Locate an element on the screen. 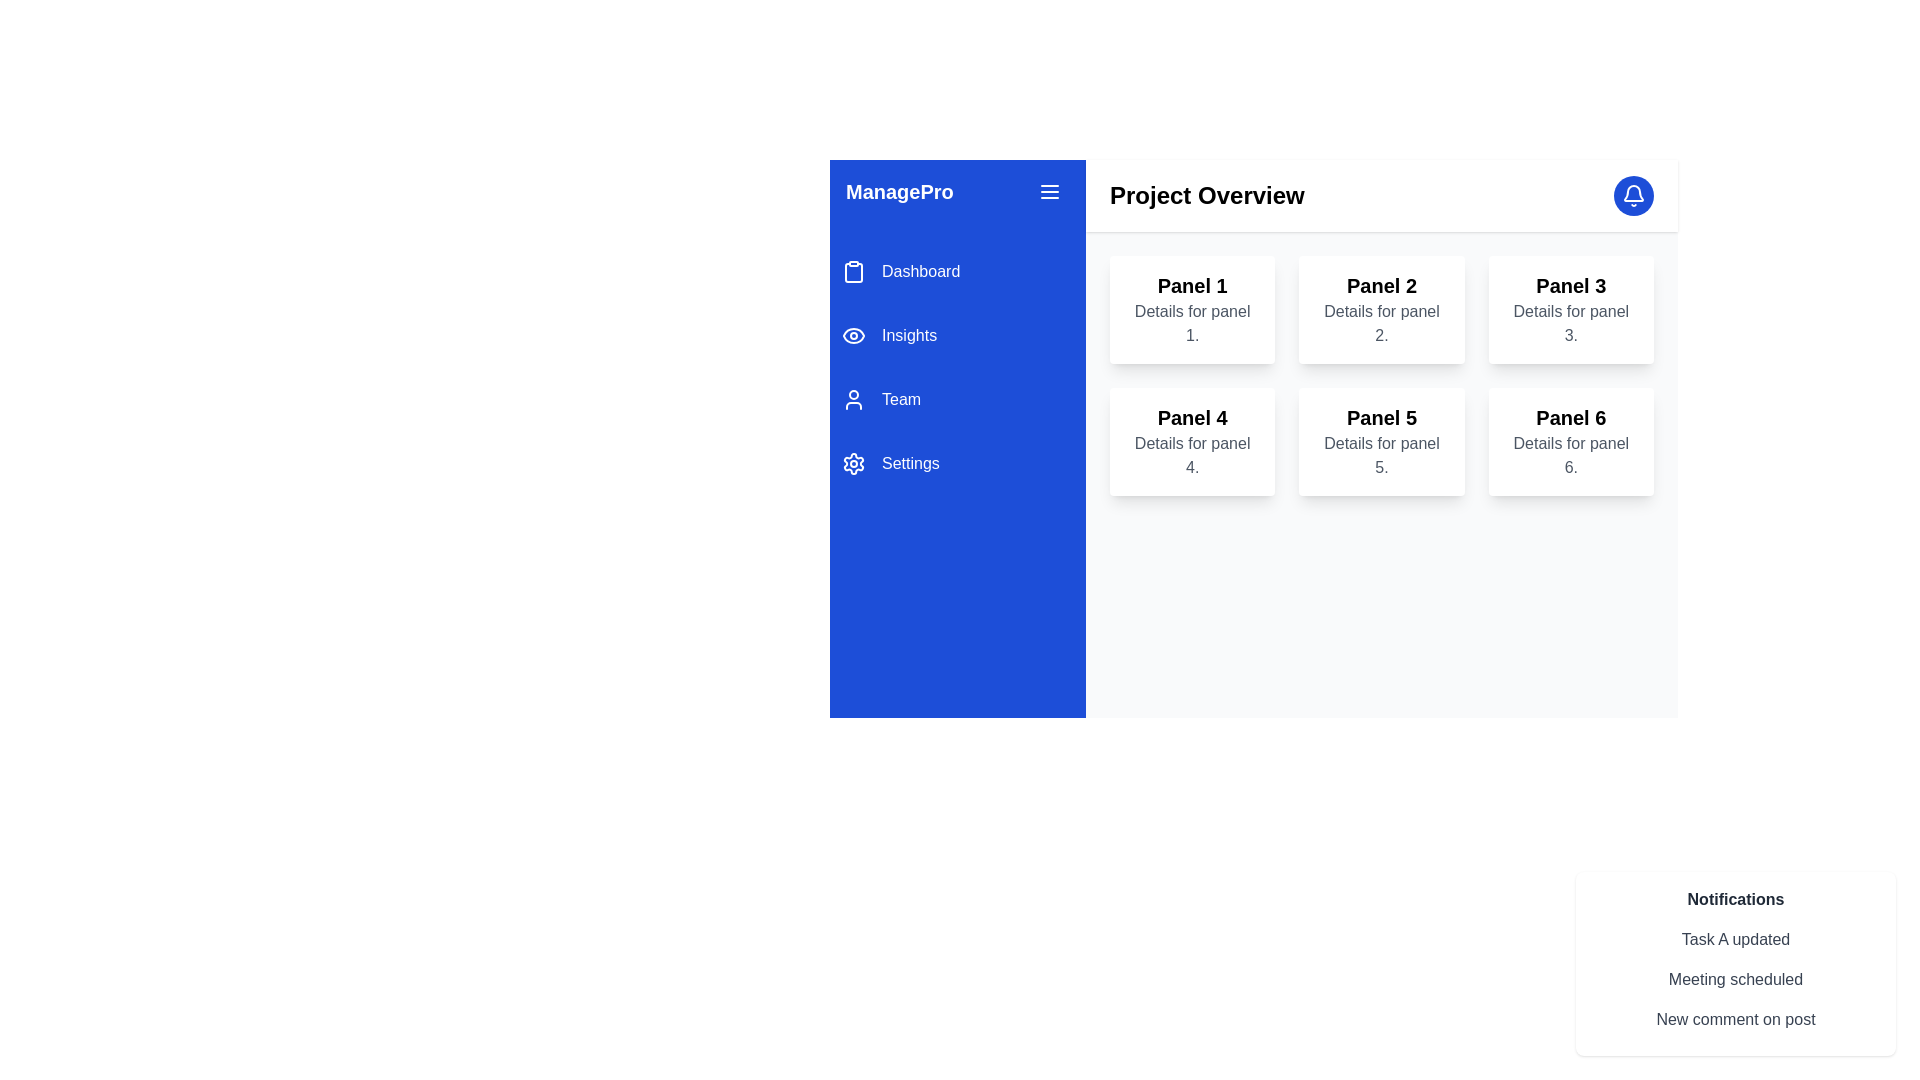 The height and width of the screenshot is (1080, 1920). the text block displaying 'Details for panel 6.' located below the title 'Panel 6' in the lower-right corner of the card is located at coordinates (1570, 455).